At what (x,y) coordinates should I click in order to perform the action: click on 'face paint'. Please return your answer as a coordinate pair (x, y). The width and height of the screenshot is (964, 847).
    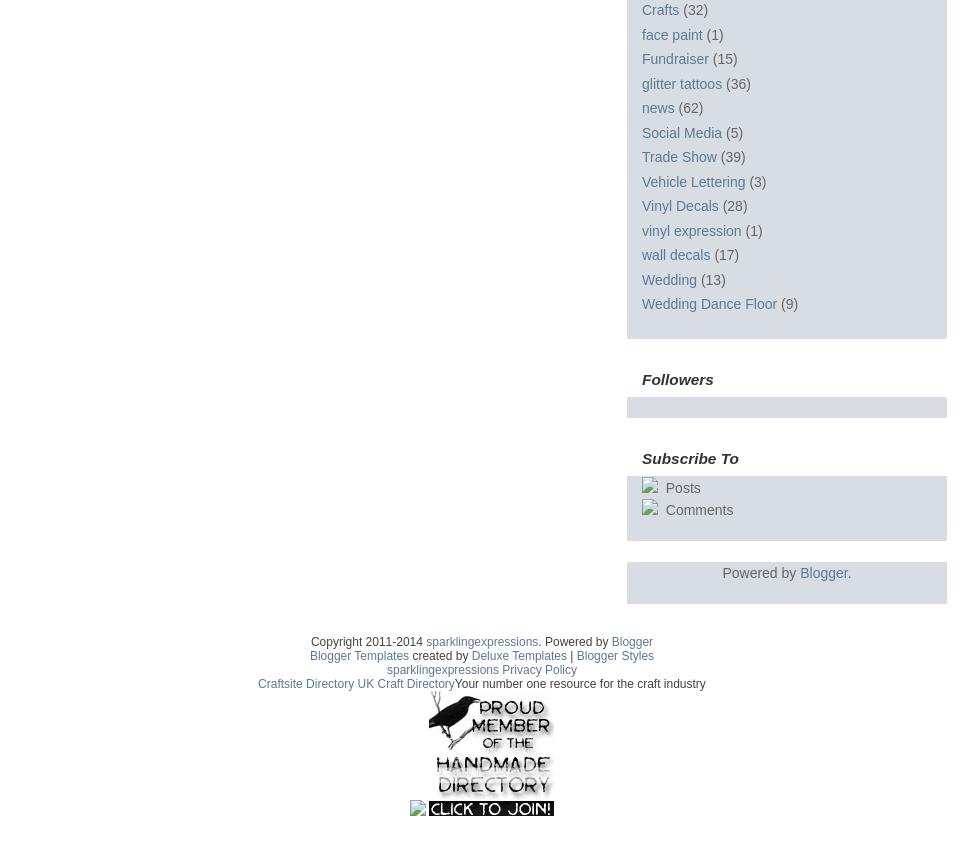
    Looking at the image, I should click on (671, 32).